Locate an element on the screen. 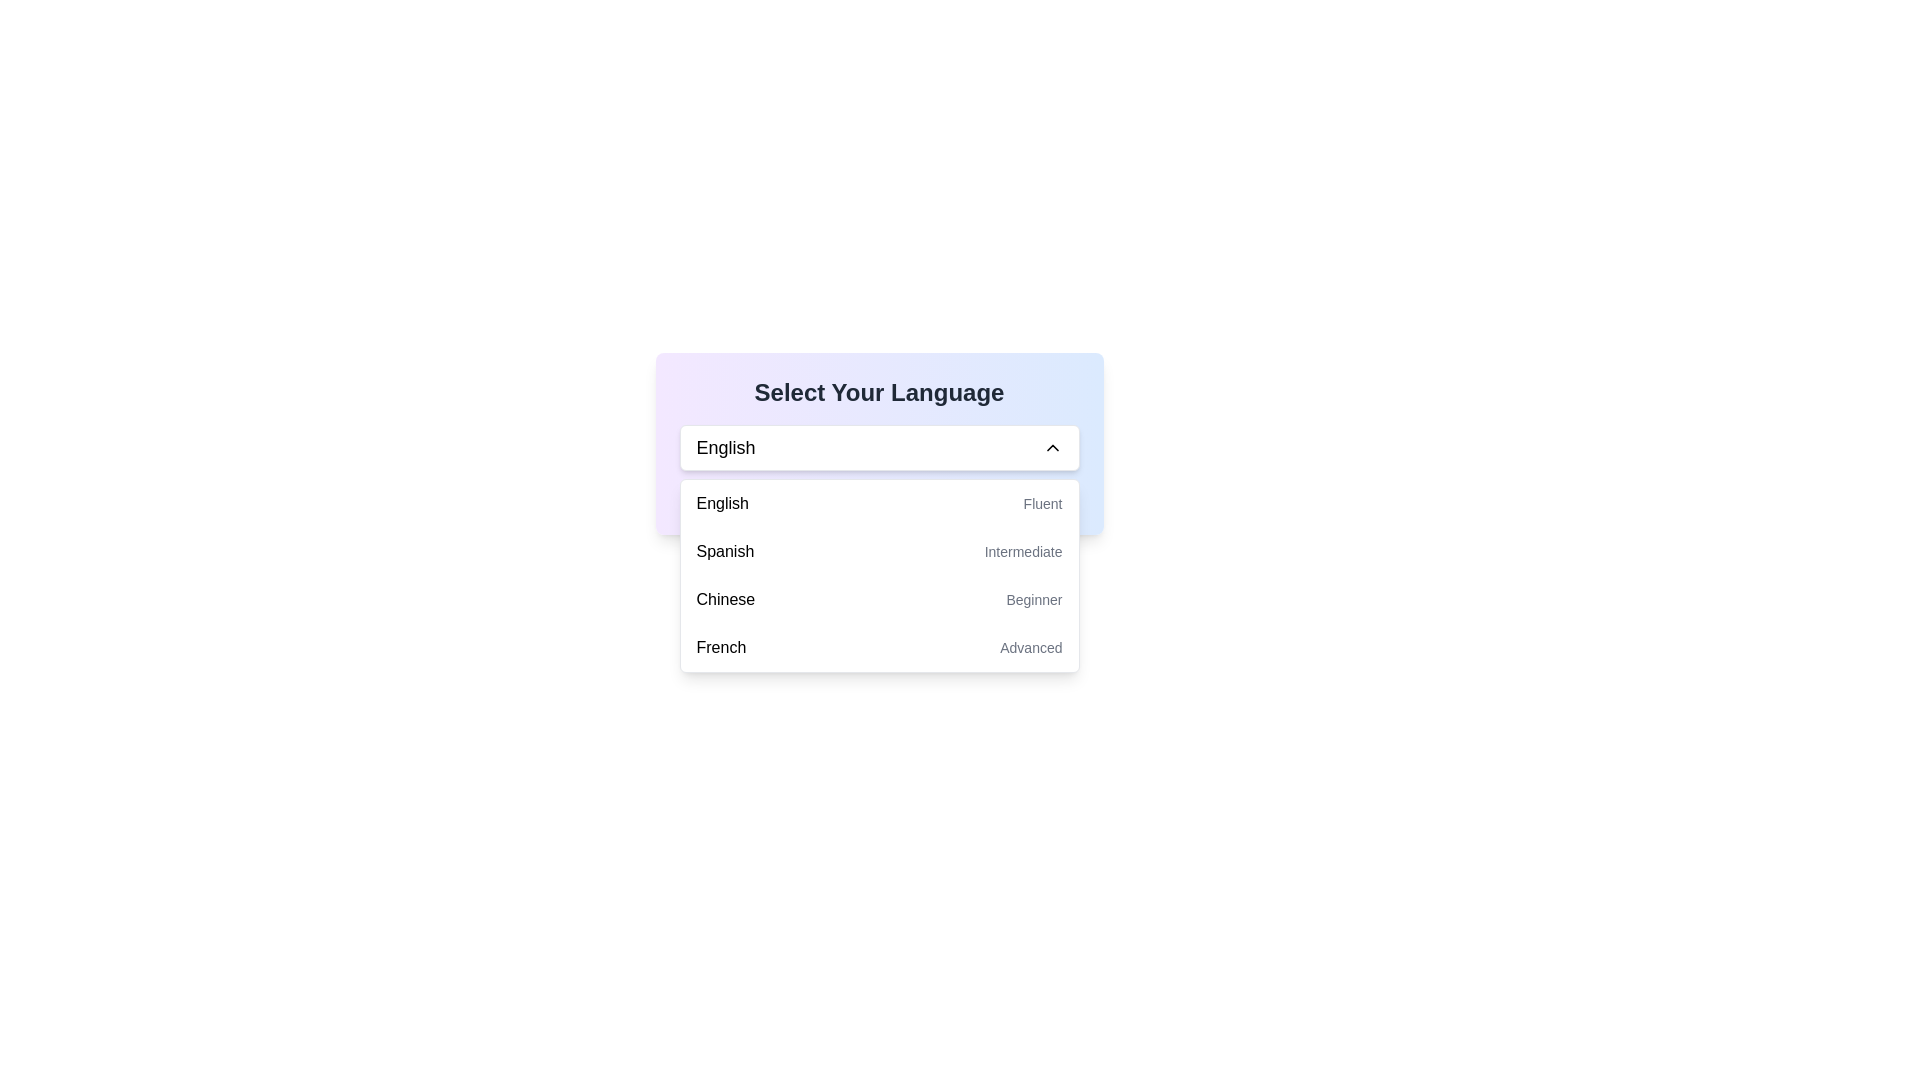 Image resolution: width=1920 pixels, height=1080 pixels. the text label displaying 'Chinese' in black font, which is part of a dropdown menu for language selection, located to the left of the 'Beginner' proficiency level label is located at coordinates (724, 599).